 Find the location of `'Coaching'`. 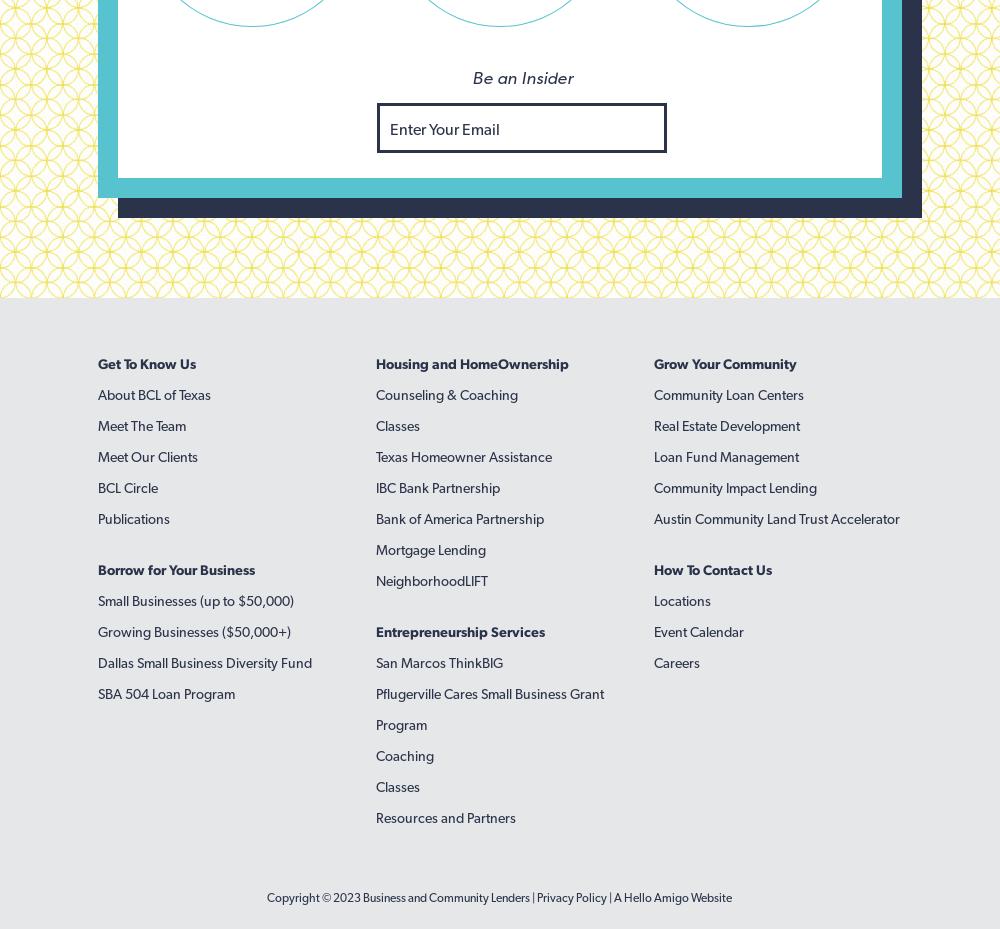

'Coaching' is located at coordinates (405, 755).